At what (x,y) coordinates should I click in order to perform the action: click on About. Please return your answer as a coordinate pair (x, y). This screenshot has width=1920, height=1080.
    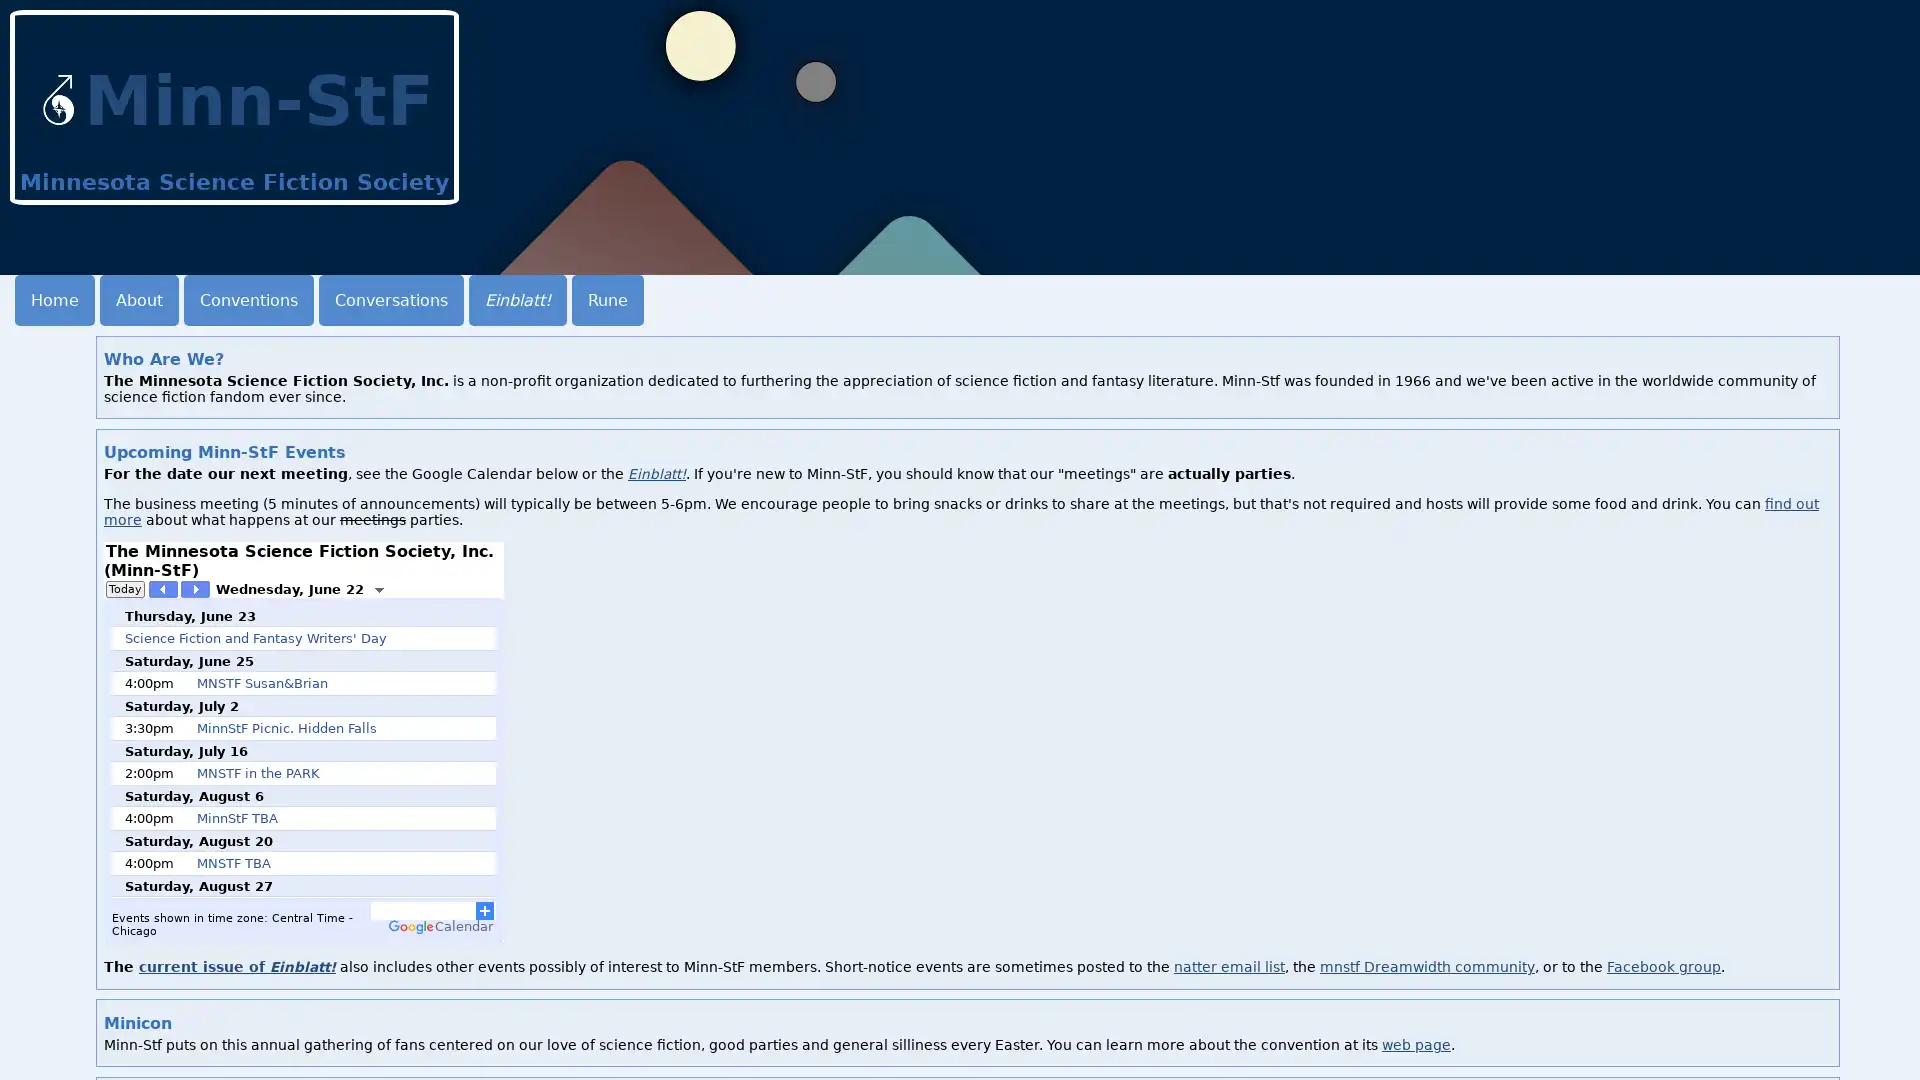
    Looking at the image, I should click on (138, 300).